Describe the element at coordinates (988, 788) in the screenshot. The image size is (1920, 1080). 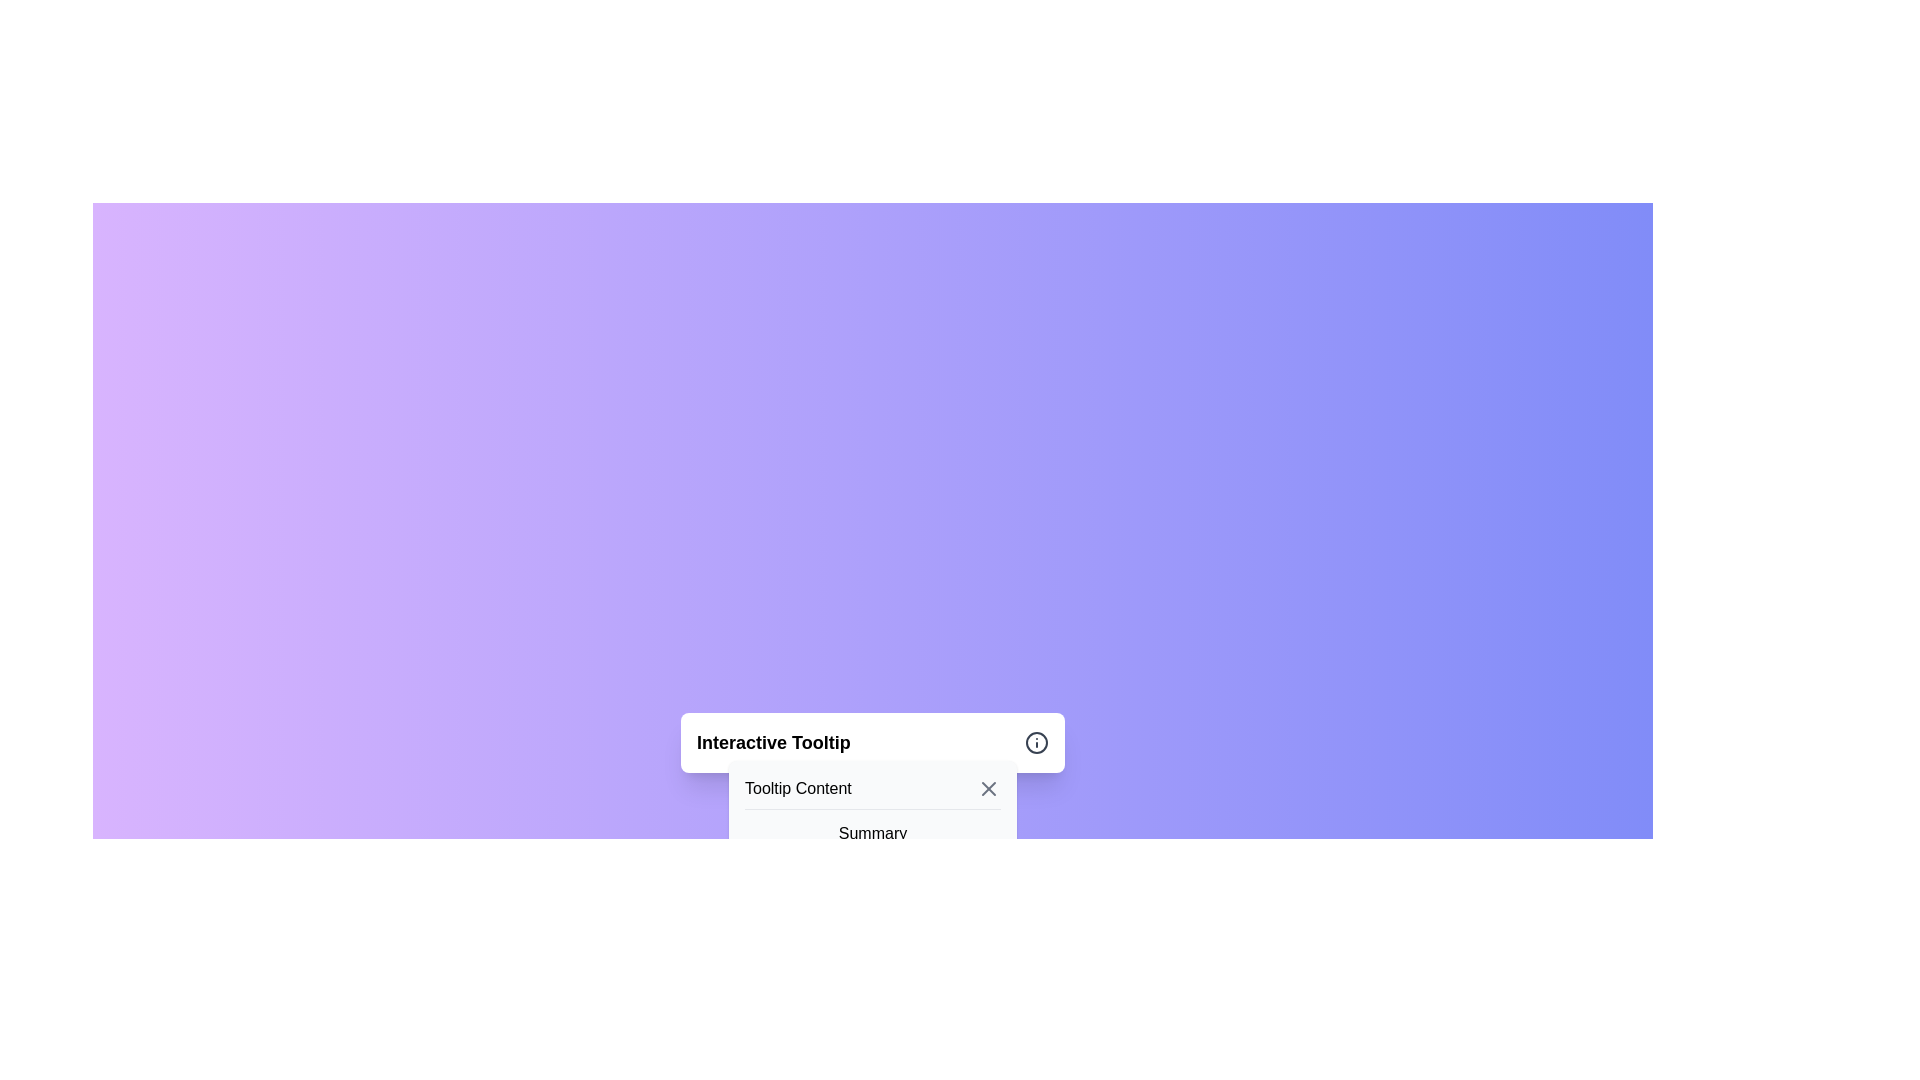
I see `the close or dismiss button, which is a cross-shaped icon located within a modal or tooltip component, positioned to the right of the 'Tooltip Content' text label` at that location.